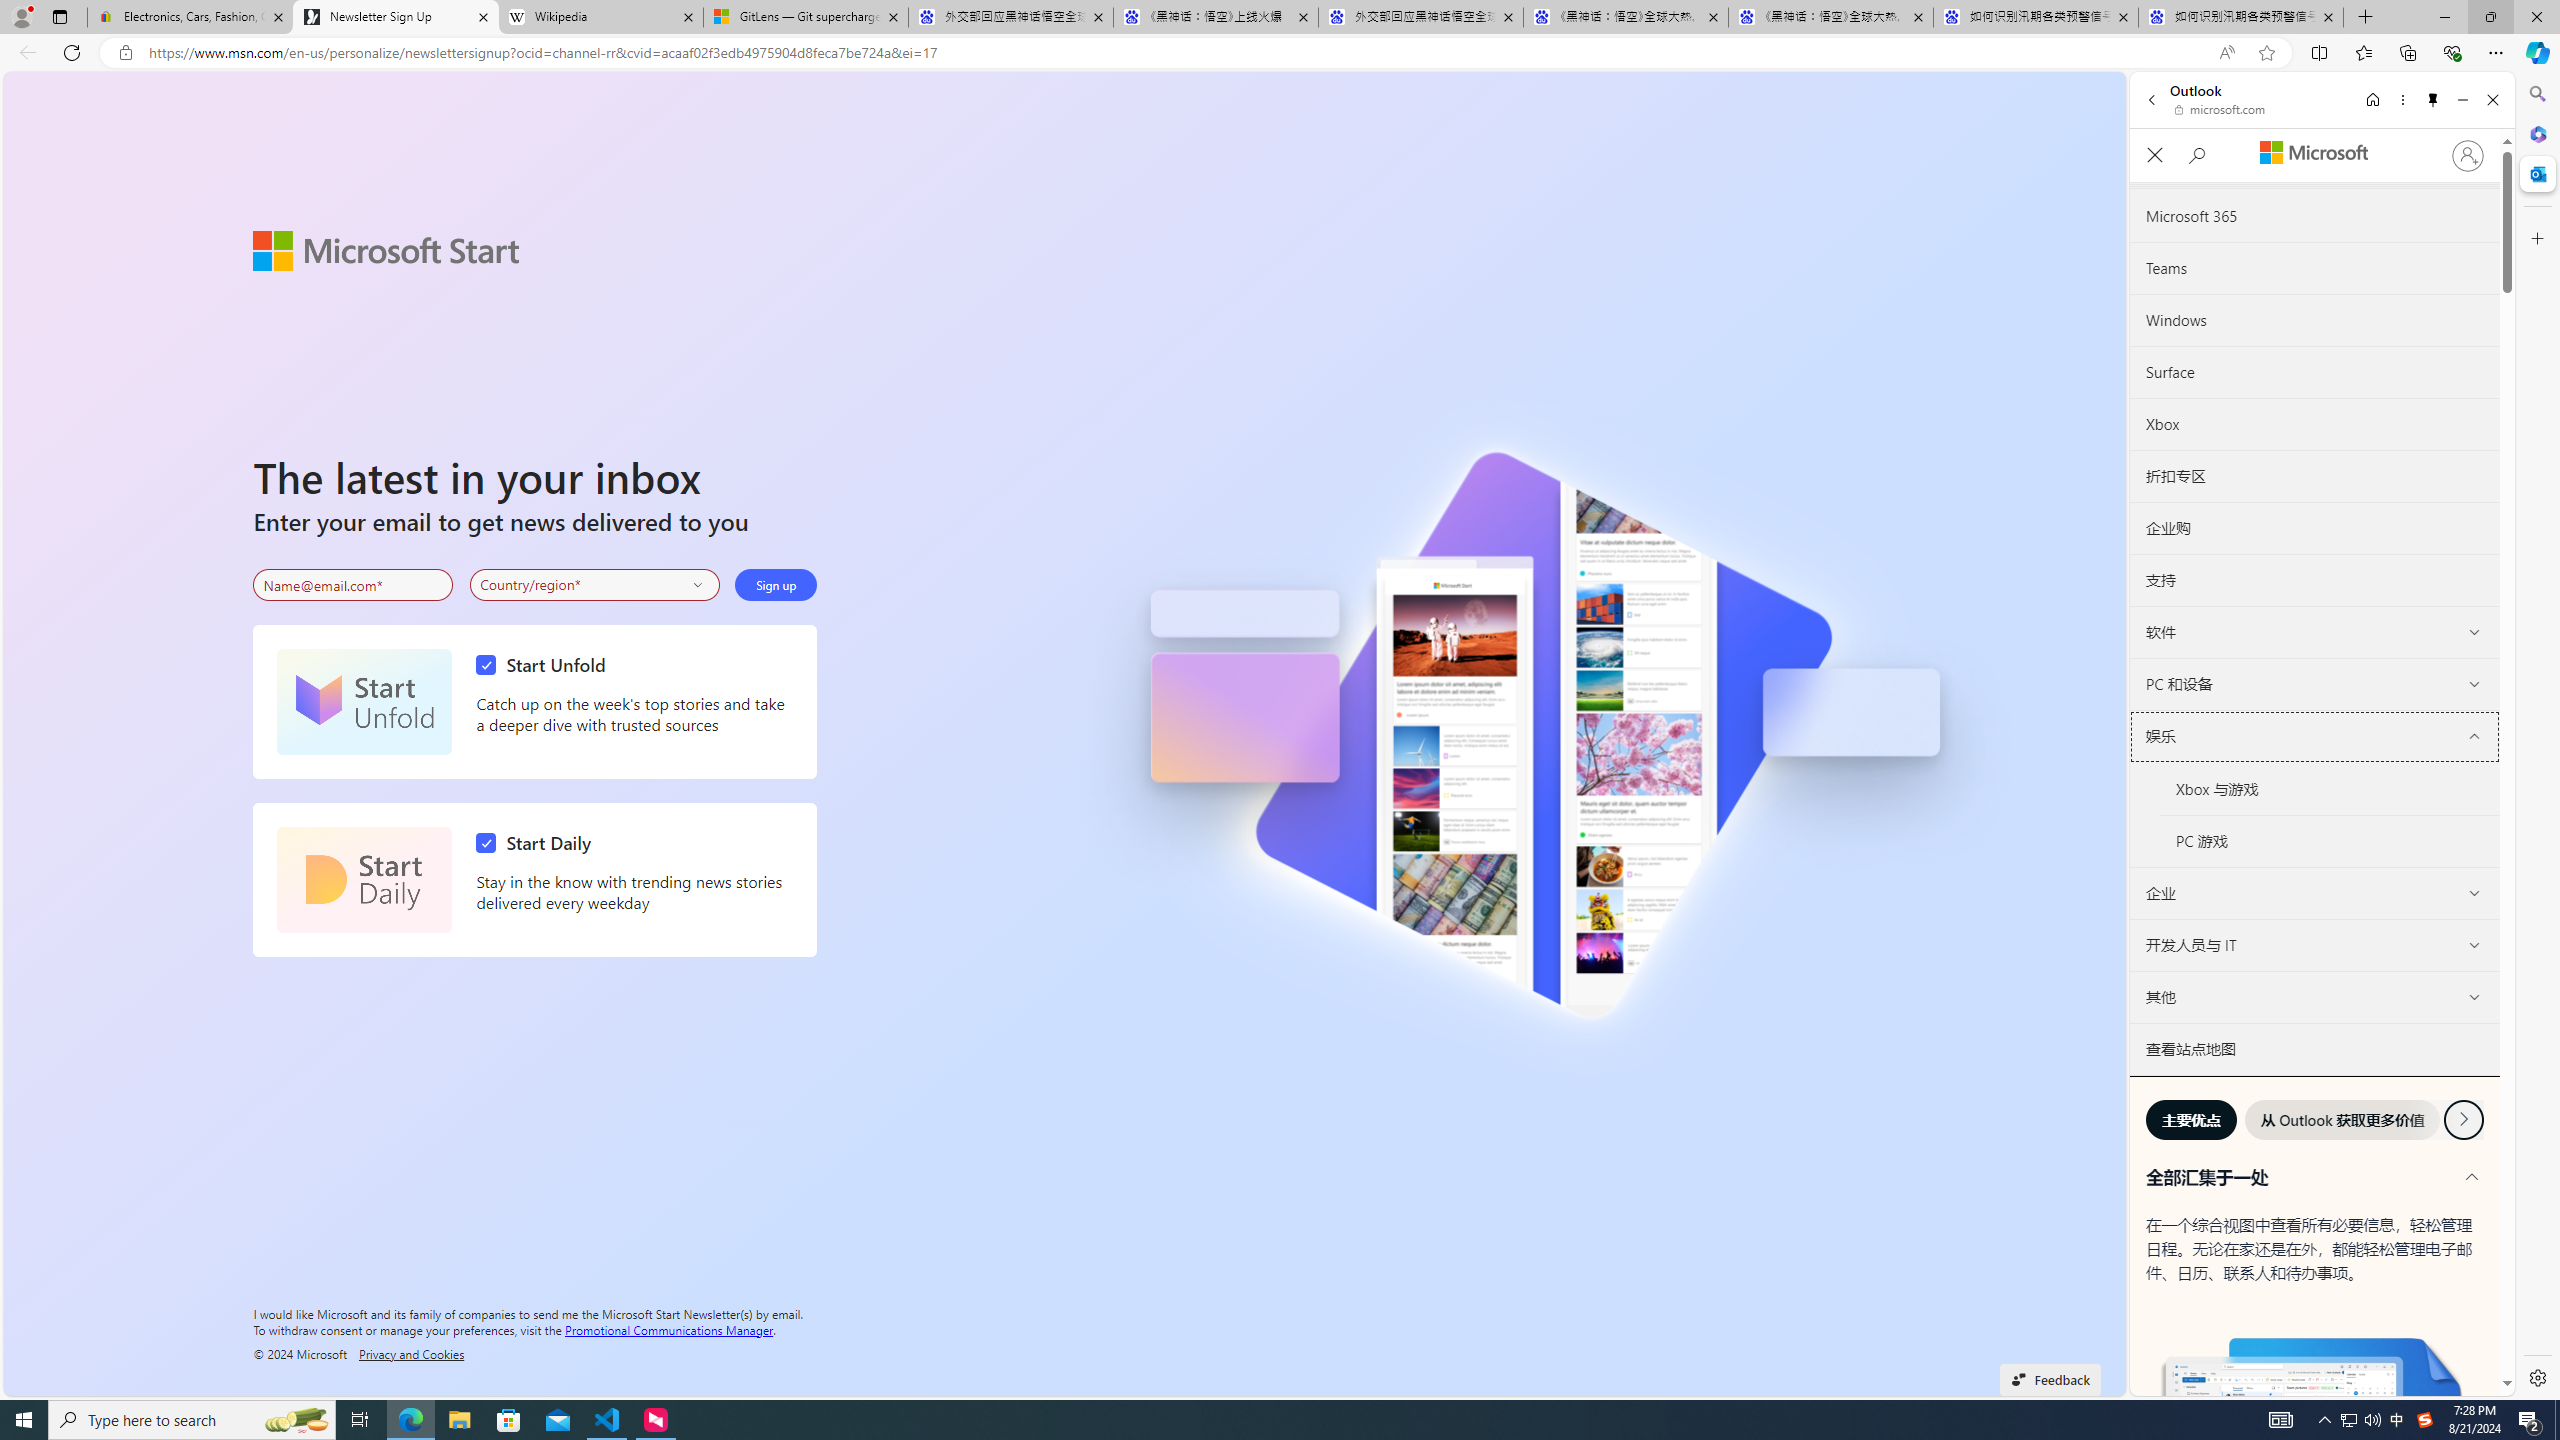 The image size is (2560, 1440). Describe the element at coordinates (411, 1352) in the screenshot. I see `'Privacy and Cookies'` at that location.